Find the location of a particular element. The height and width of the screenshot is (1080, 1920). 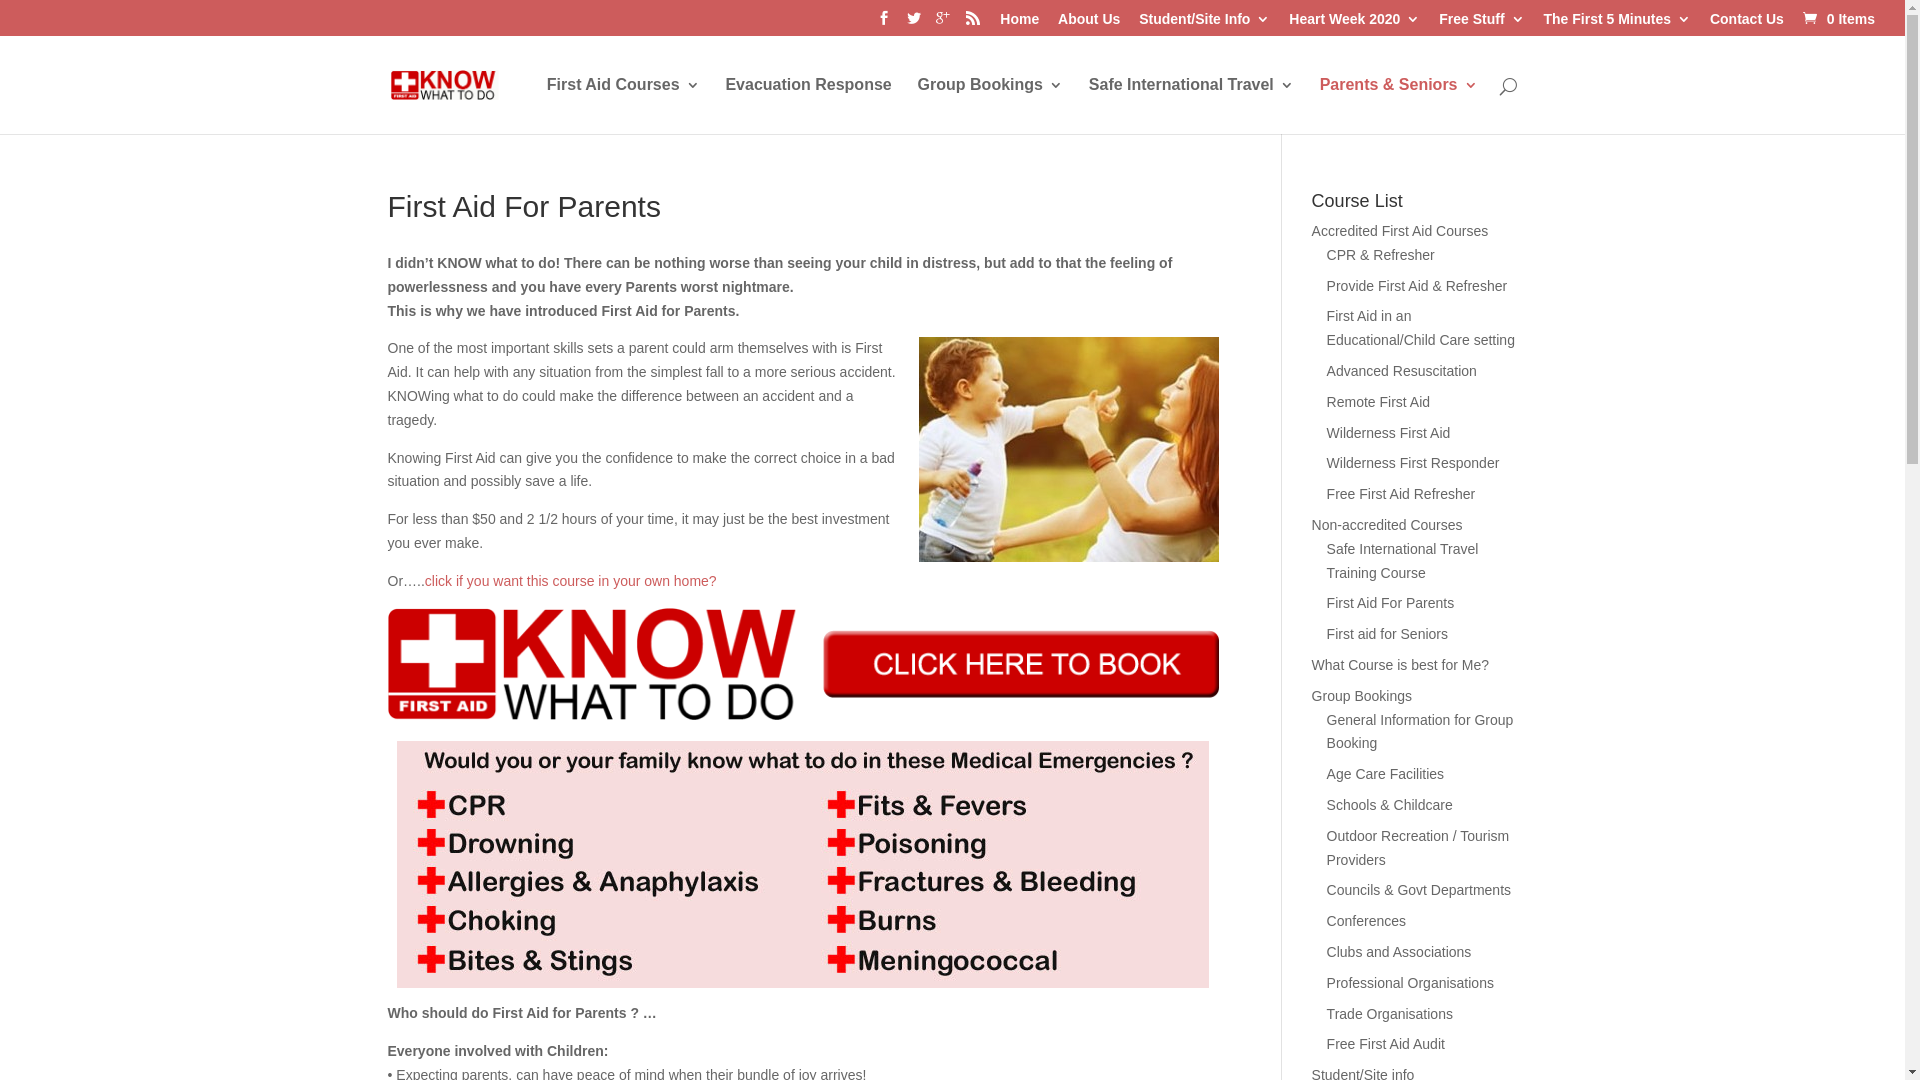

'Conferences' is located at coordinates (1326, 921).